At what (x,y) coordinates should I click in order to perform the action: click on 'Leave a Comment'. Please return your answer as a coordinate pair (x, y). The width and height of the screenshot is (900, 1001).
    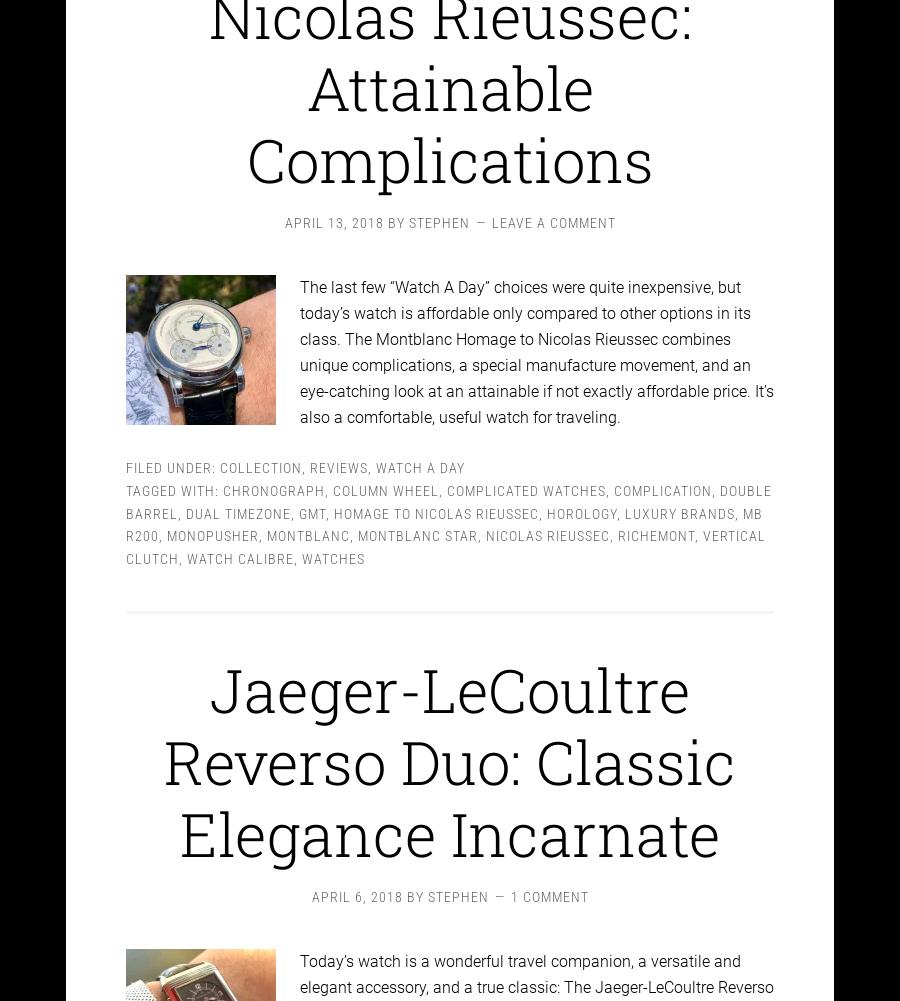
    Looking at the image, I should click on (551, 206).